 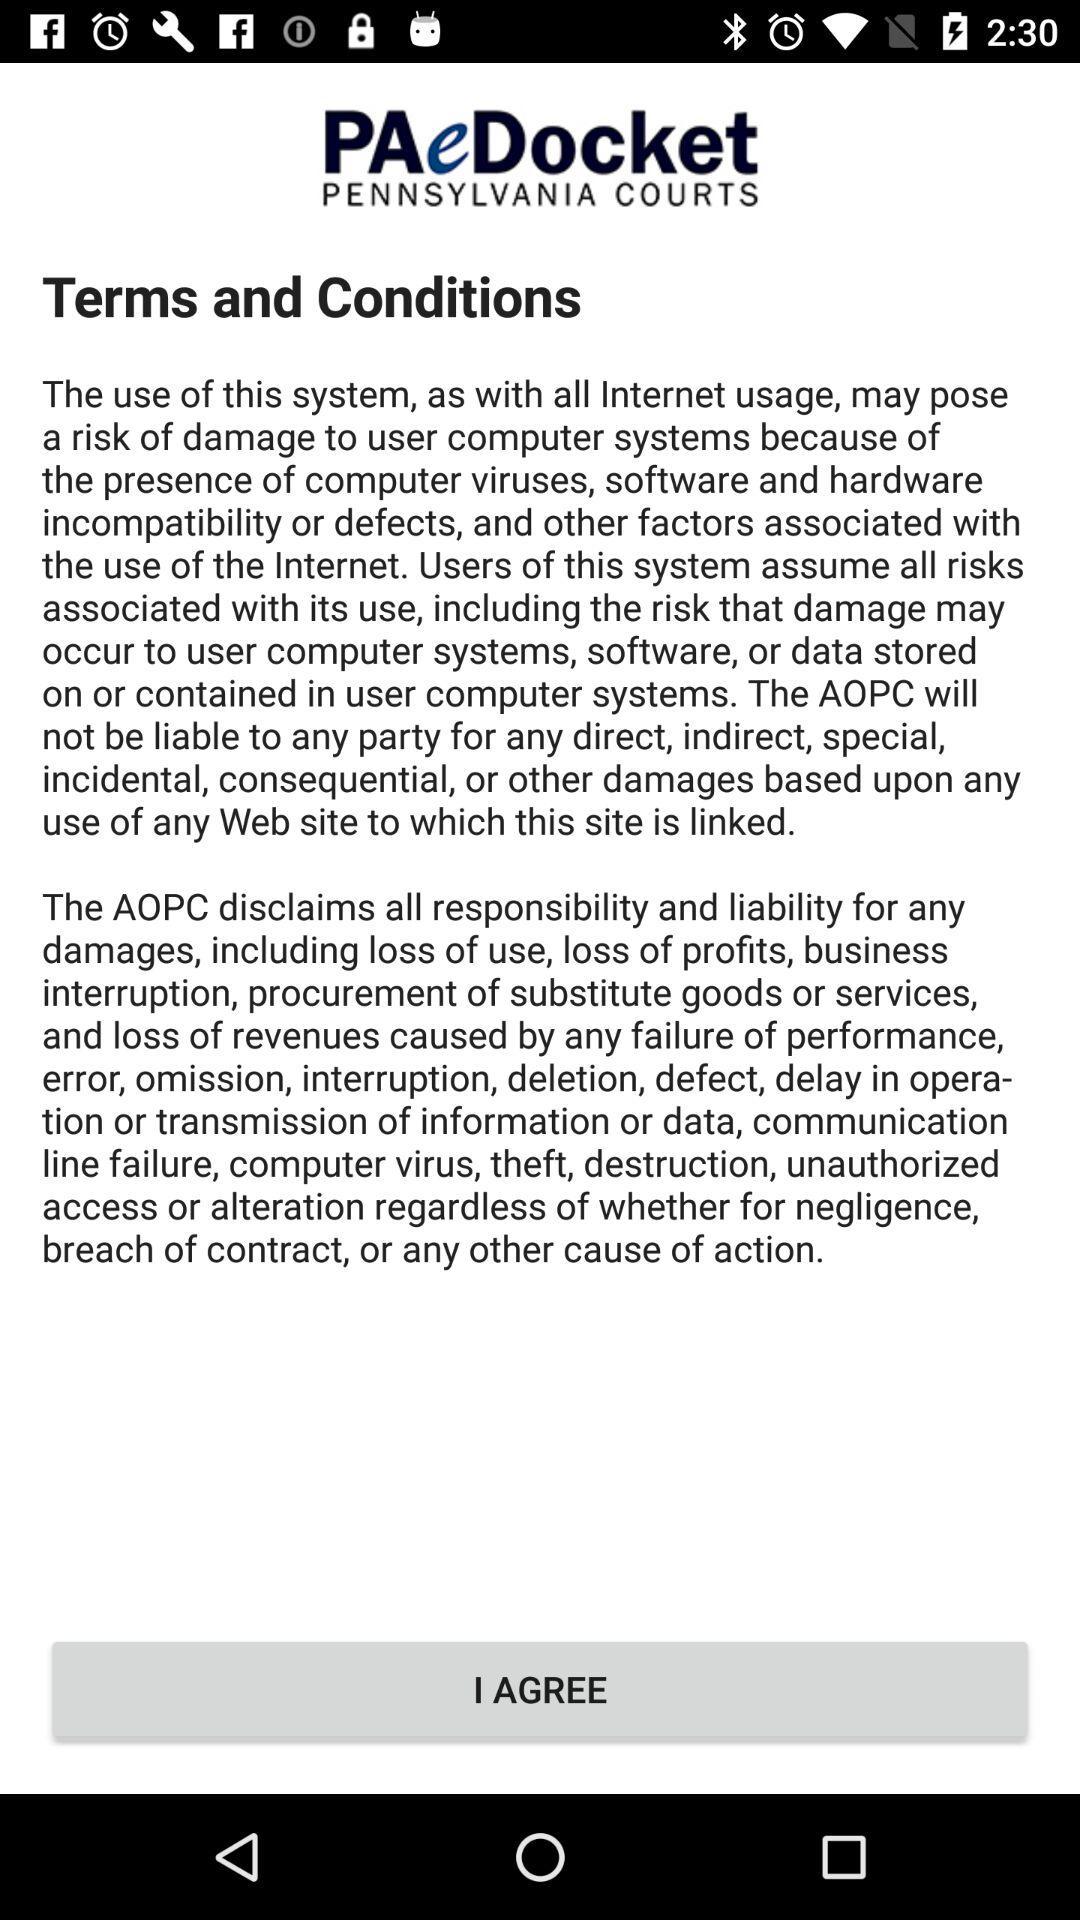 I want to click on icon above i agree icon, so click(x=540, y=917).